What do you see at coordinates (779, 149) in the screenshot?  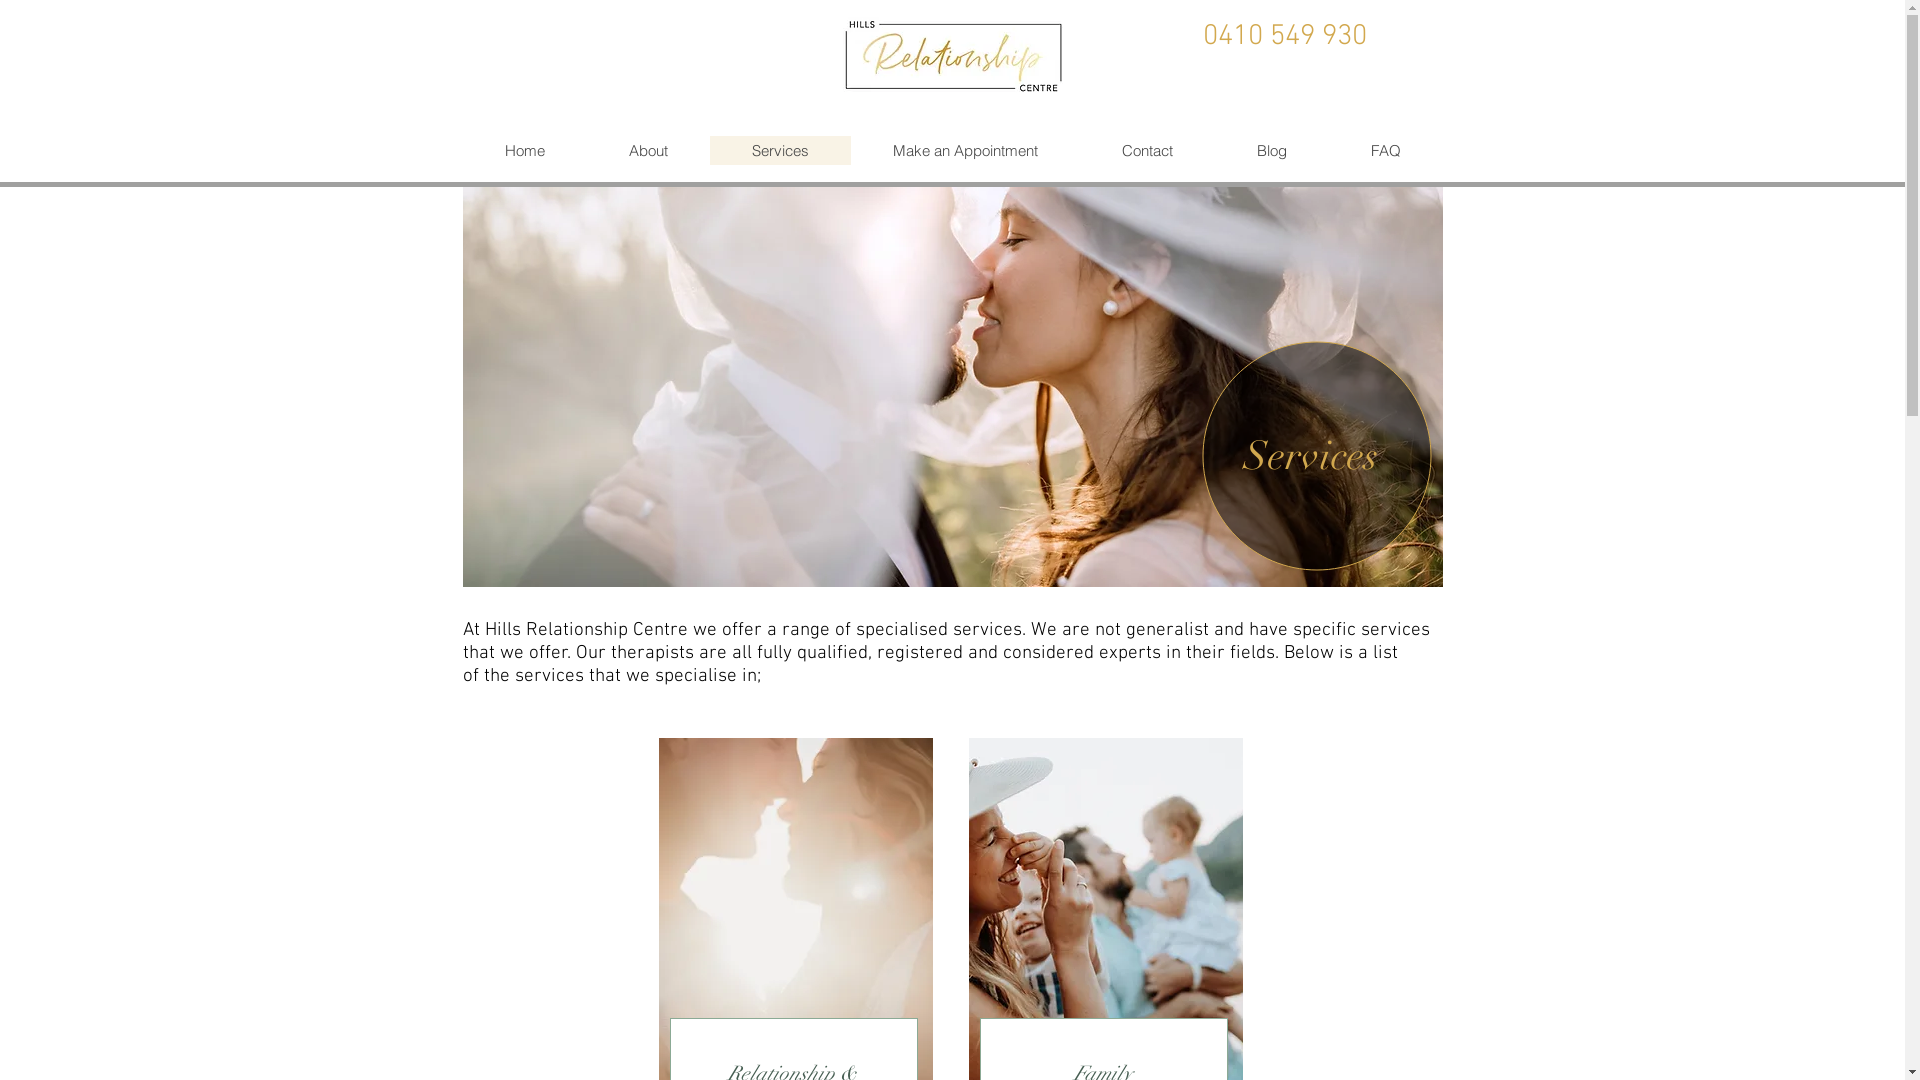 I see `'Services'` at bounding box center [779, 149].